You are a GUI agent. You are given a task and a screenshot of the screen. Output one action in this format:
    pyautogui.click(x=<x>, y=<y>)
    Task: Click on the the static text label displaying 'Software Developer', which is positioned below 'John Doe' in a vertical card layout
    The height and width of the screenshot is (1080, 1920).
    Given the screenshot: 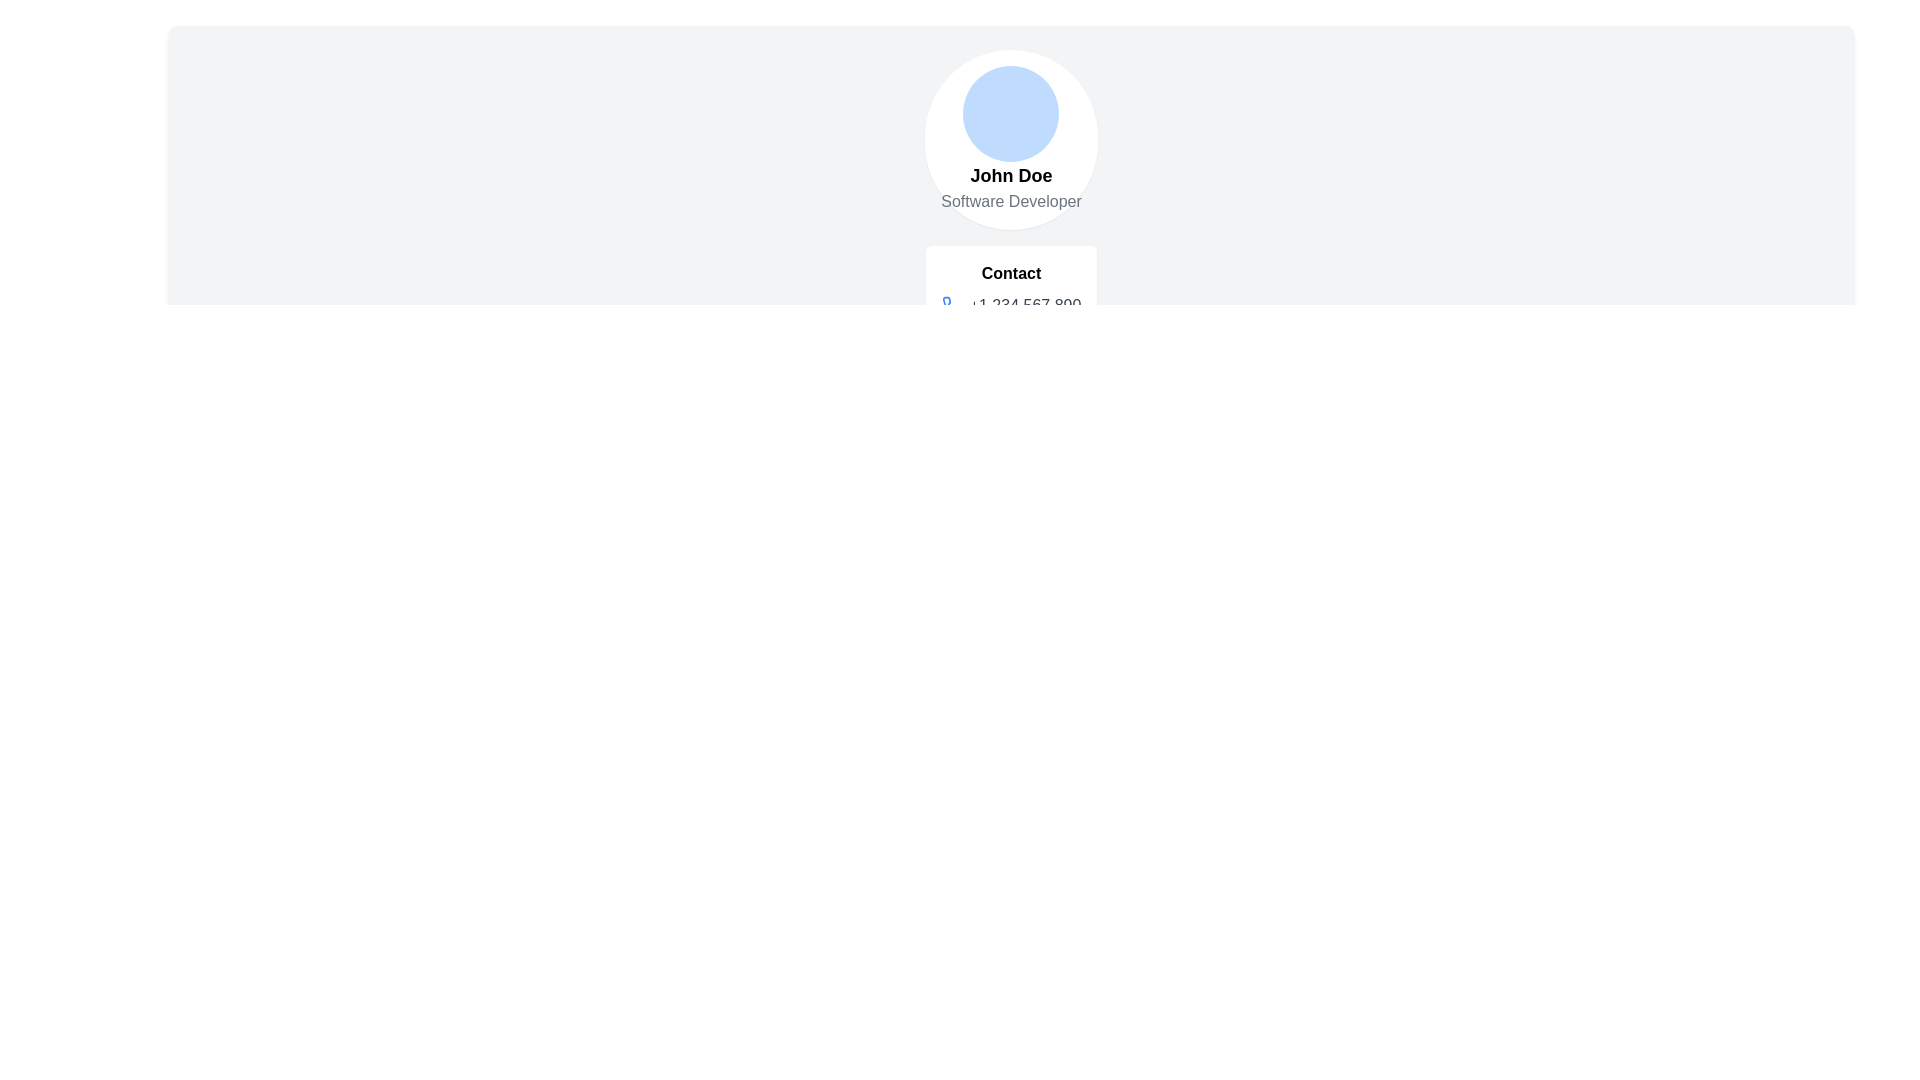 What is the action you would take?
    pyautogui.click(x=1011, y=201)
    